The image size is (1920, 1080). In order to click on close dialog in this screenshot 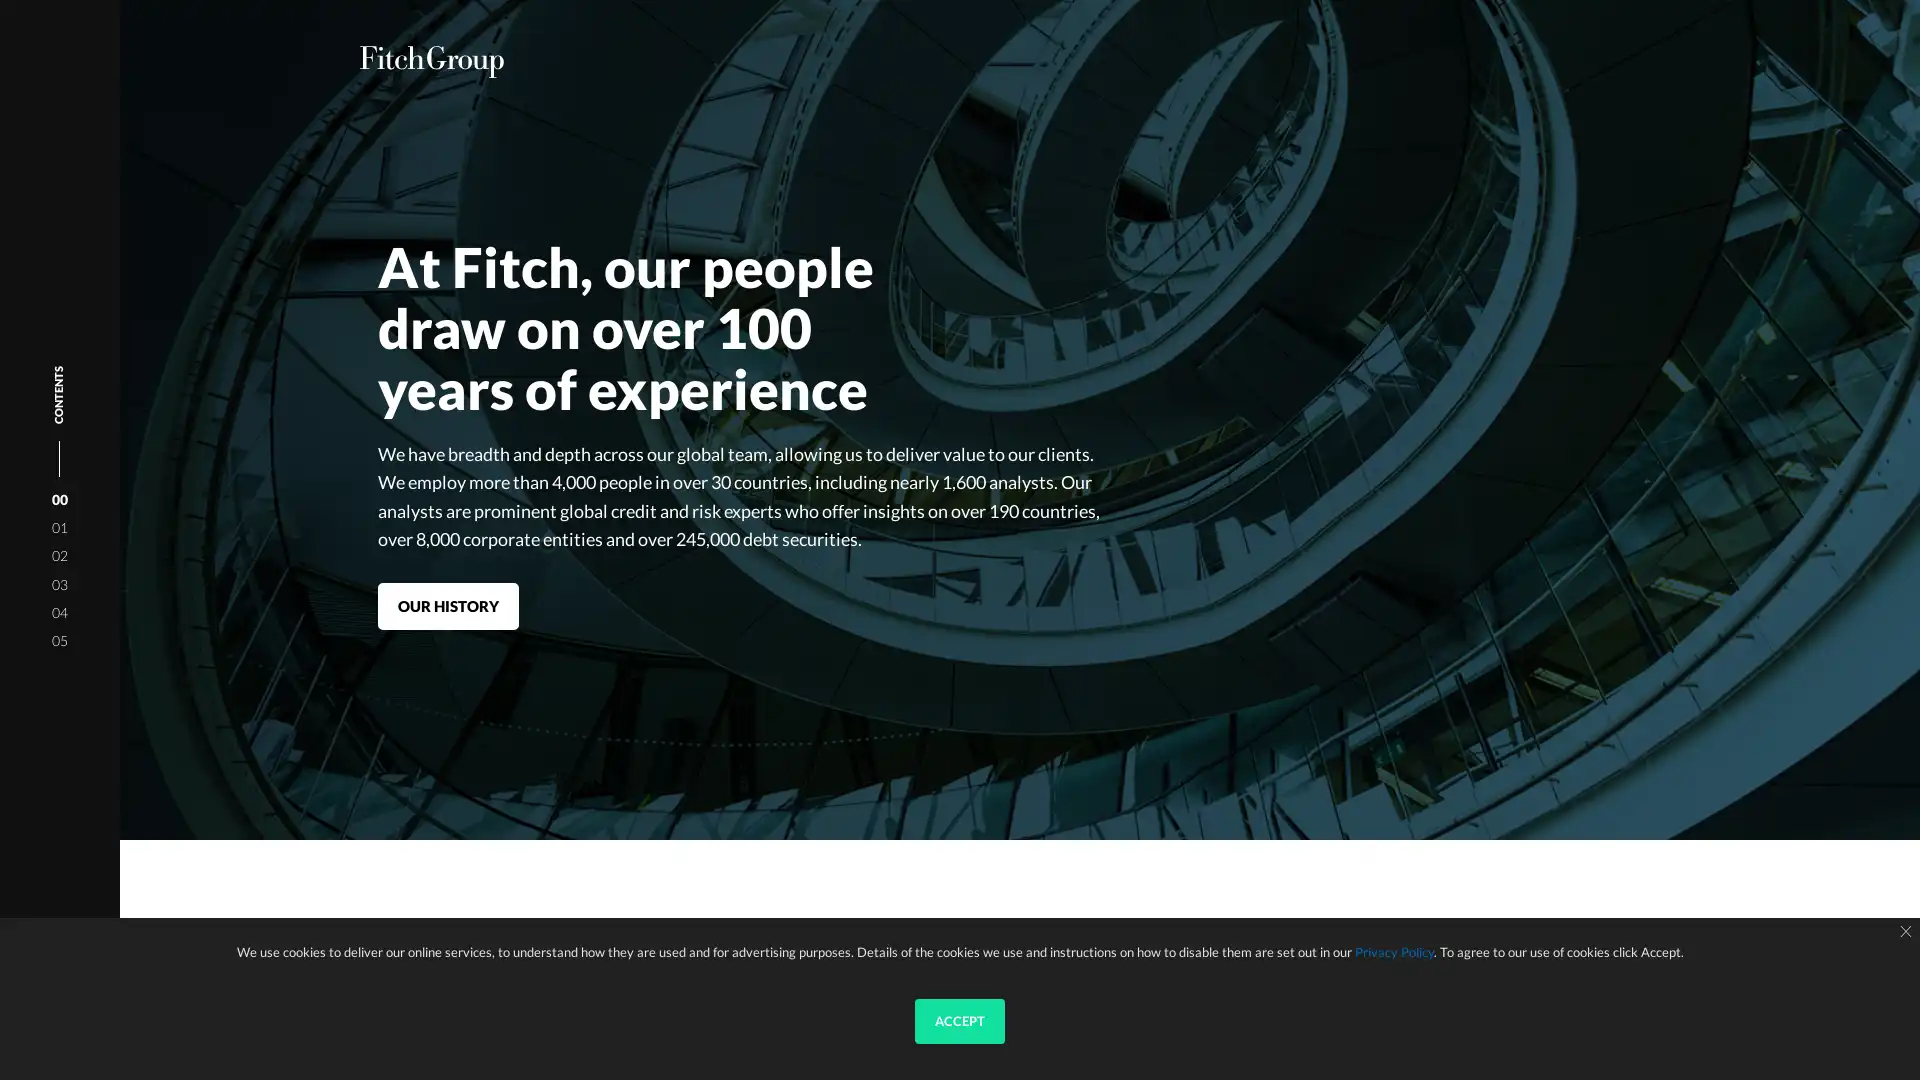, I will do `click(1904, 932)`.